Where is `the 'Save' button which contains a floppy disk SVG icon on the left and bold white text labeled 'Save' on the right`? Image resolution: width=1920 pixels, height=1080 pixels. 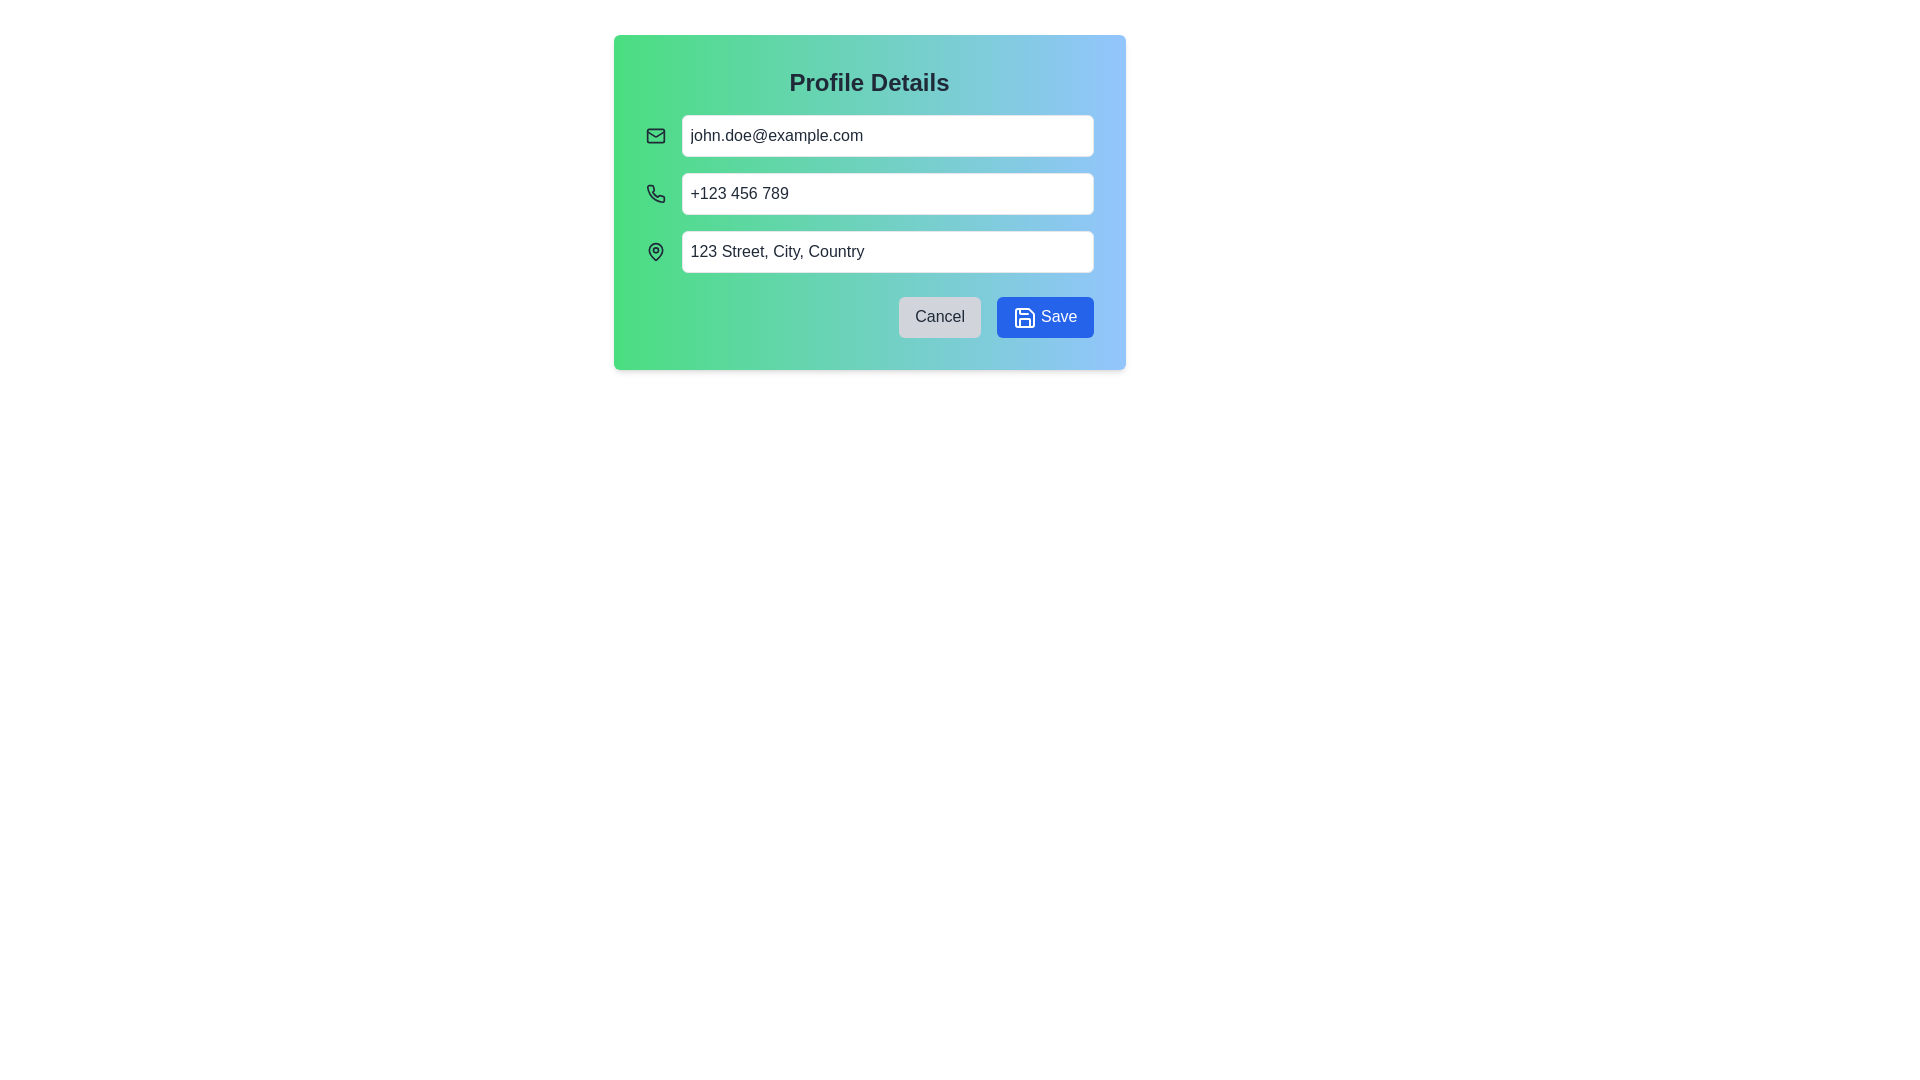
the 'Save' button which contains a floppy disk SVG icon on the left and bold white text labeled 'Save' on the right is located at coordinates (1025, 316).